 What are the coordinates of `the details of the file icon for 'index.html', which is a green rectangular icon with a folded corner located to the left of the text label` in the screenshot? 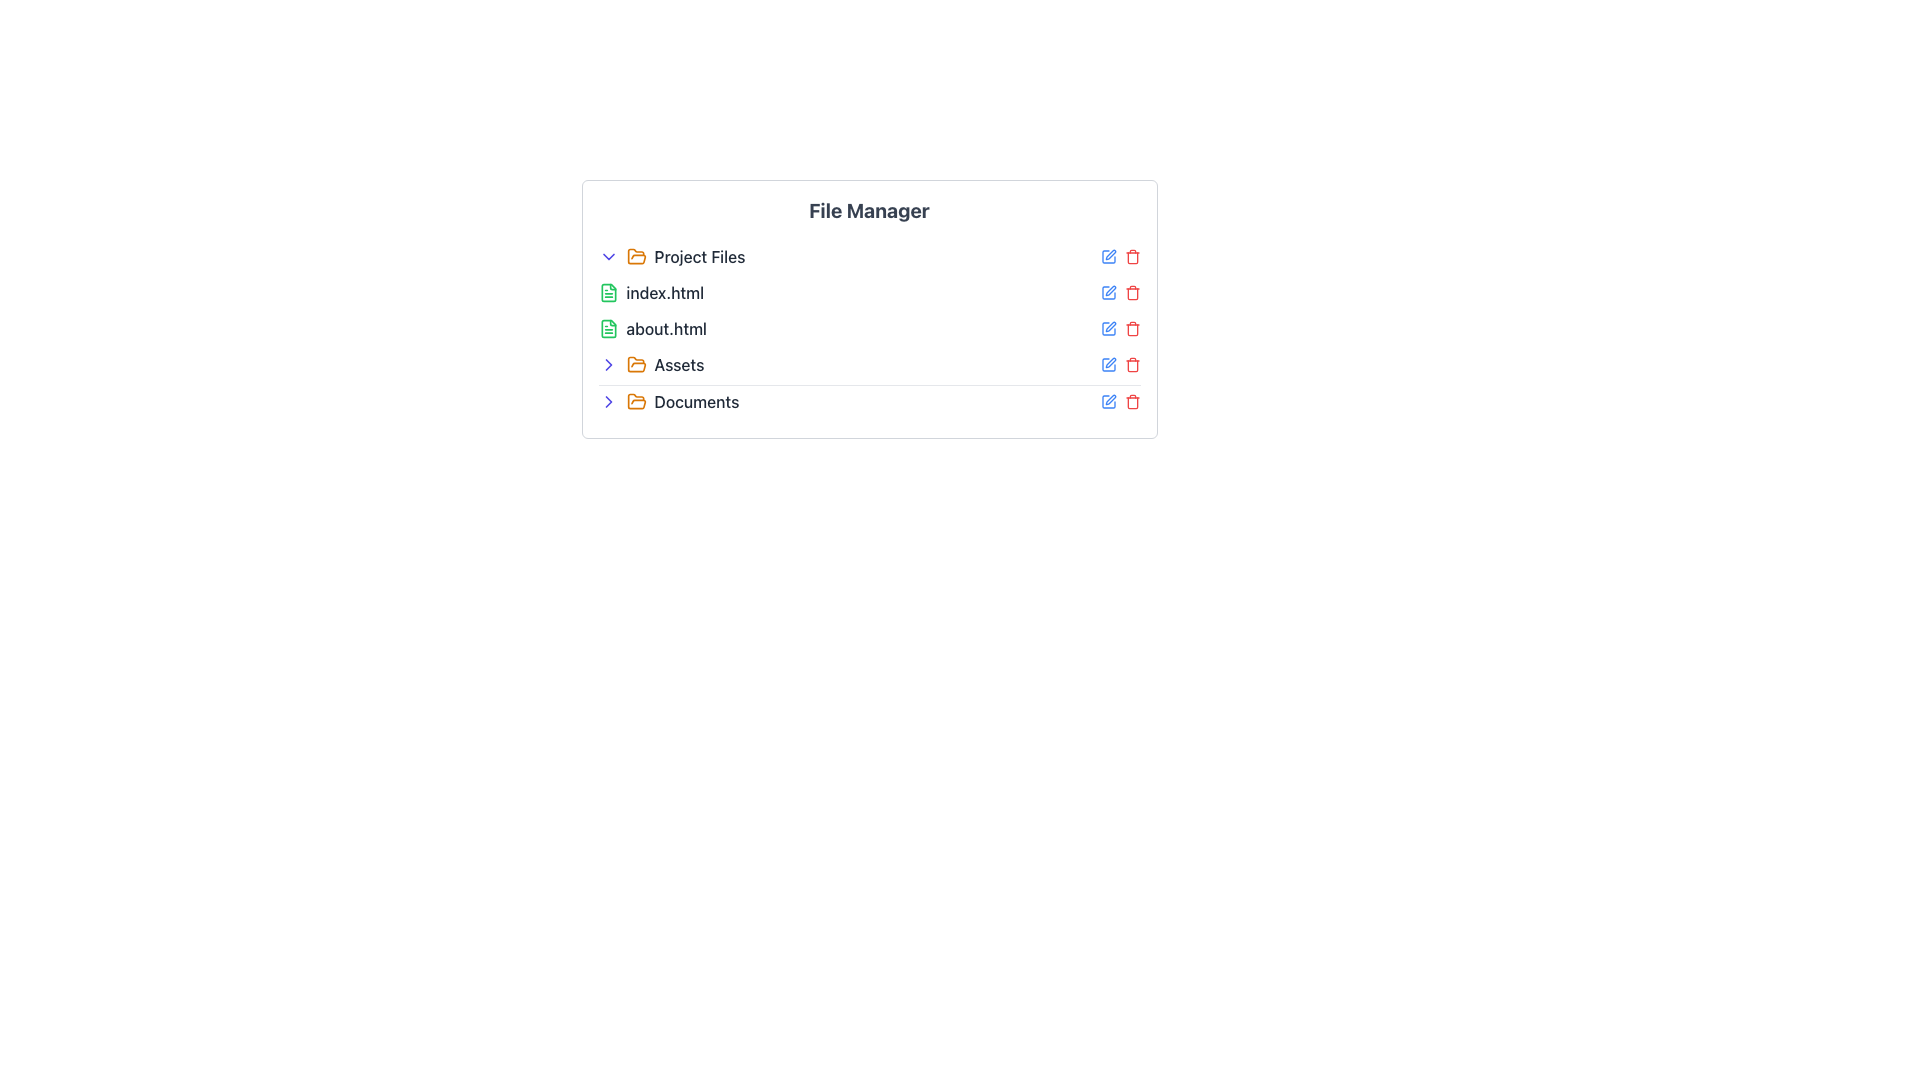 It's located at (607, 293).